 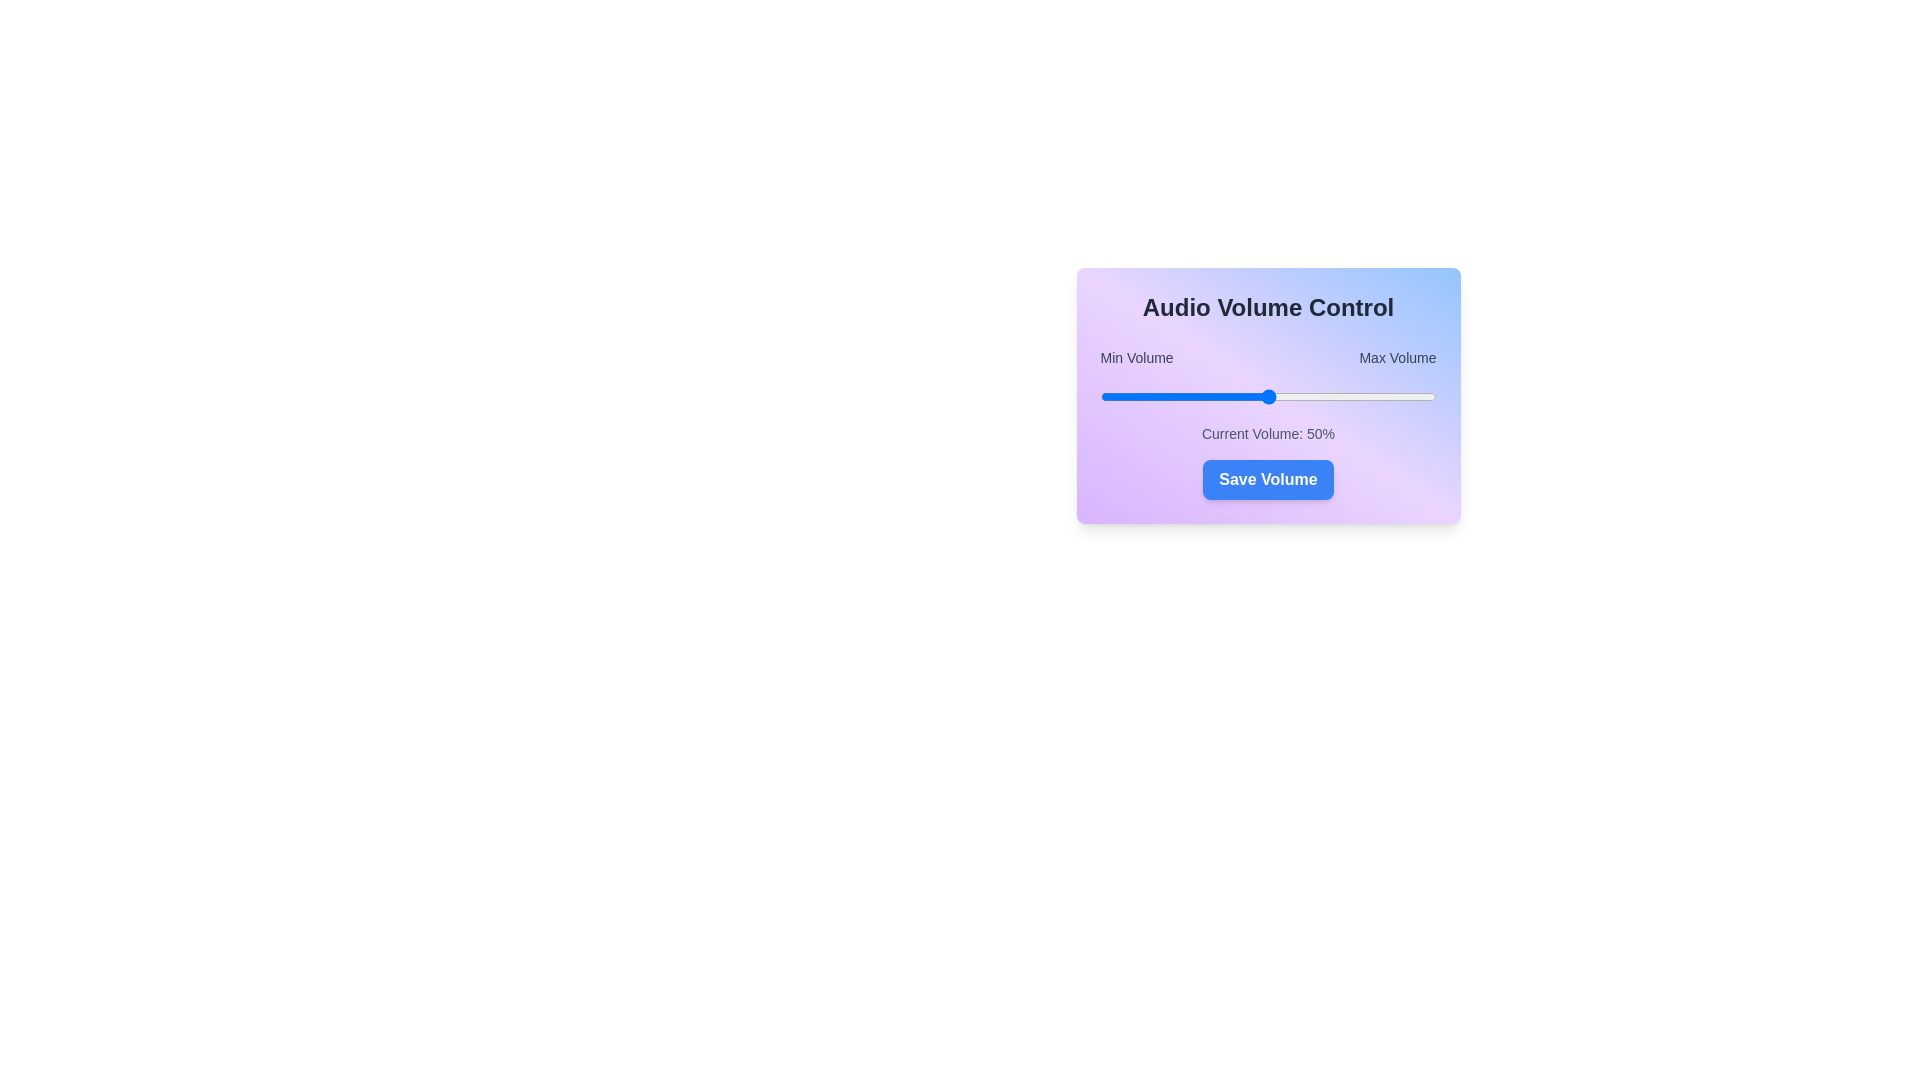 What do you see at coordinates (1267, 479) in the screenshot?
I see `the 'Save Volume' button` at bounding box center [1267, 479].